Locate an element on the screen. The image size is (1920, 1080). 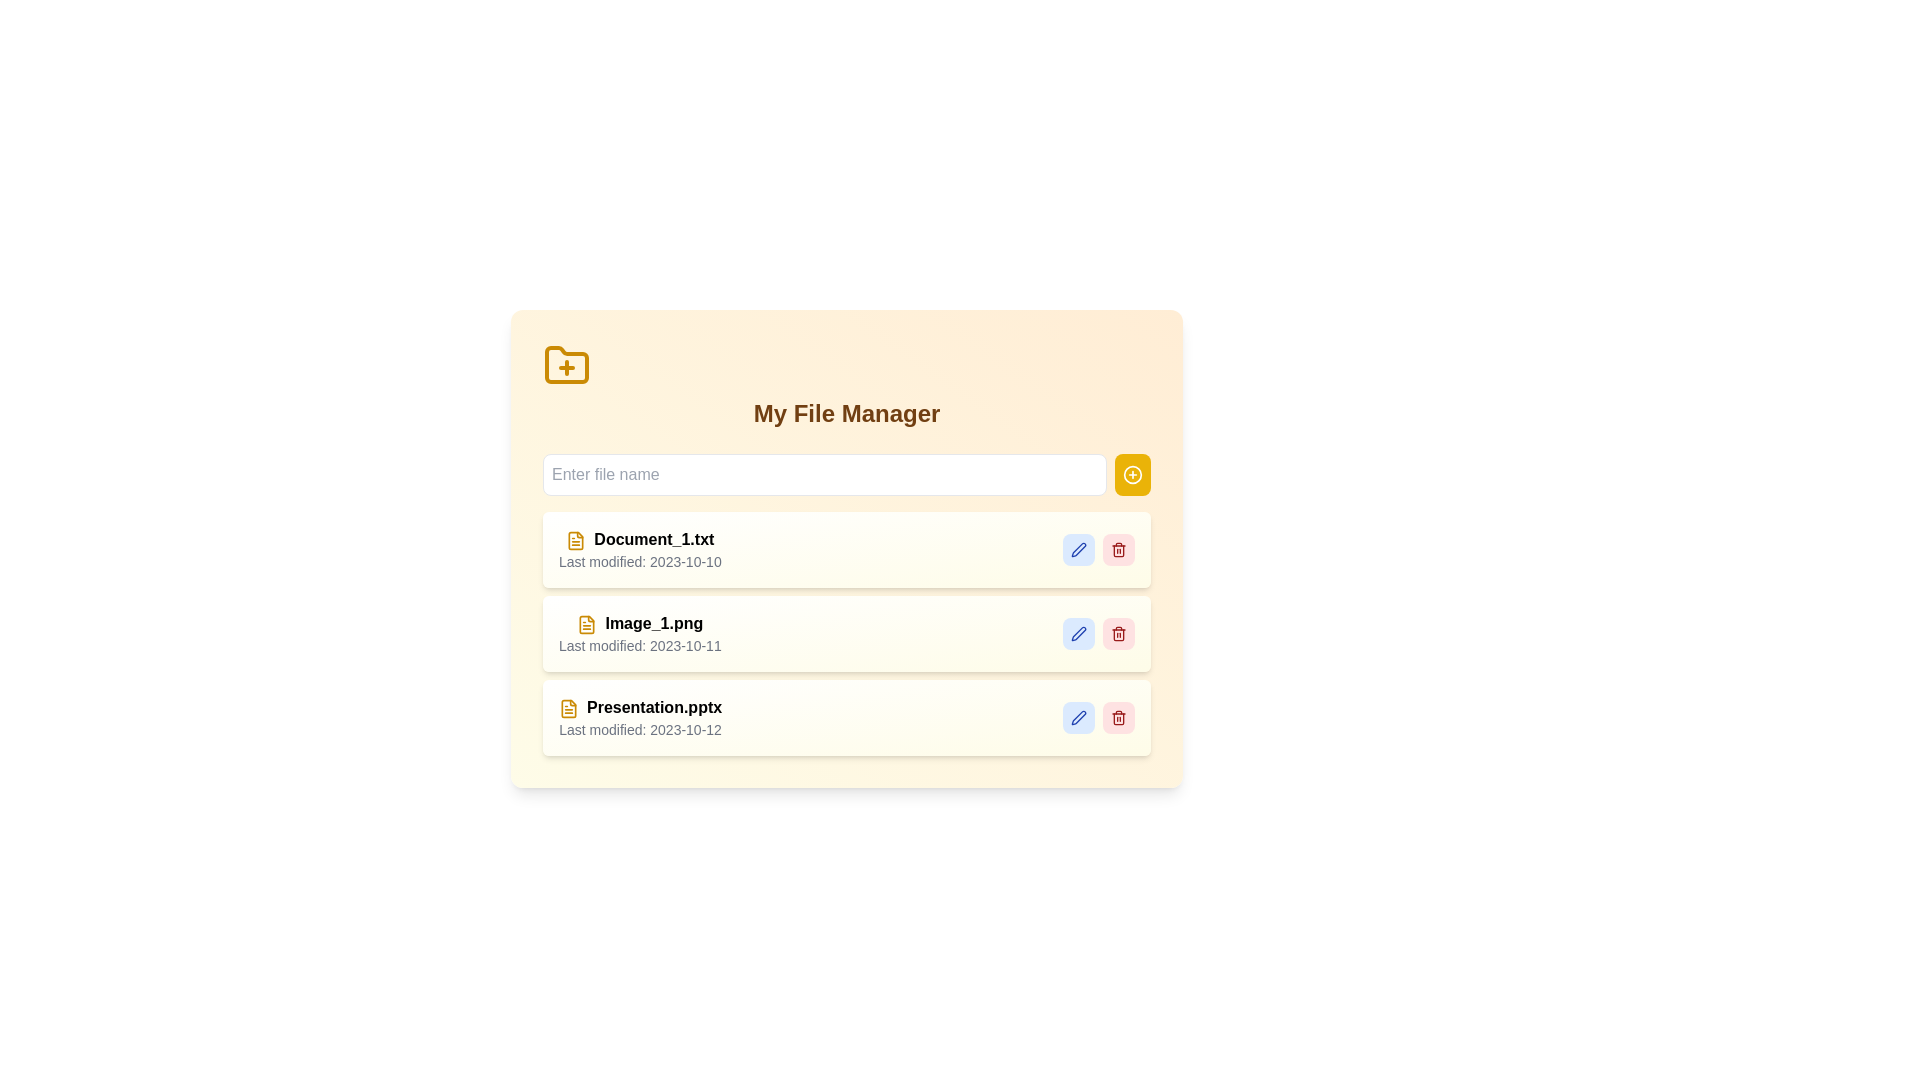
the file type icon representing the 'Presentation.pptx' document is located at coordinates (568, 707).